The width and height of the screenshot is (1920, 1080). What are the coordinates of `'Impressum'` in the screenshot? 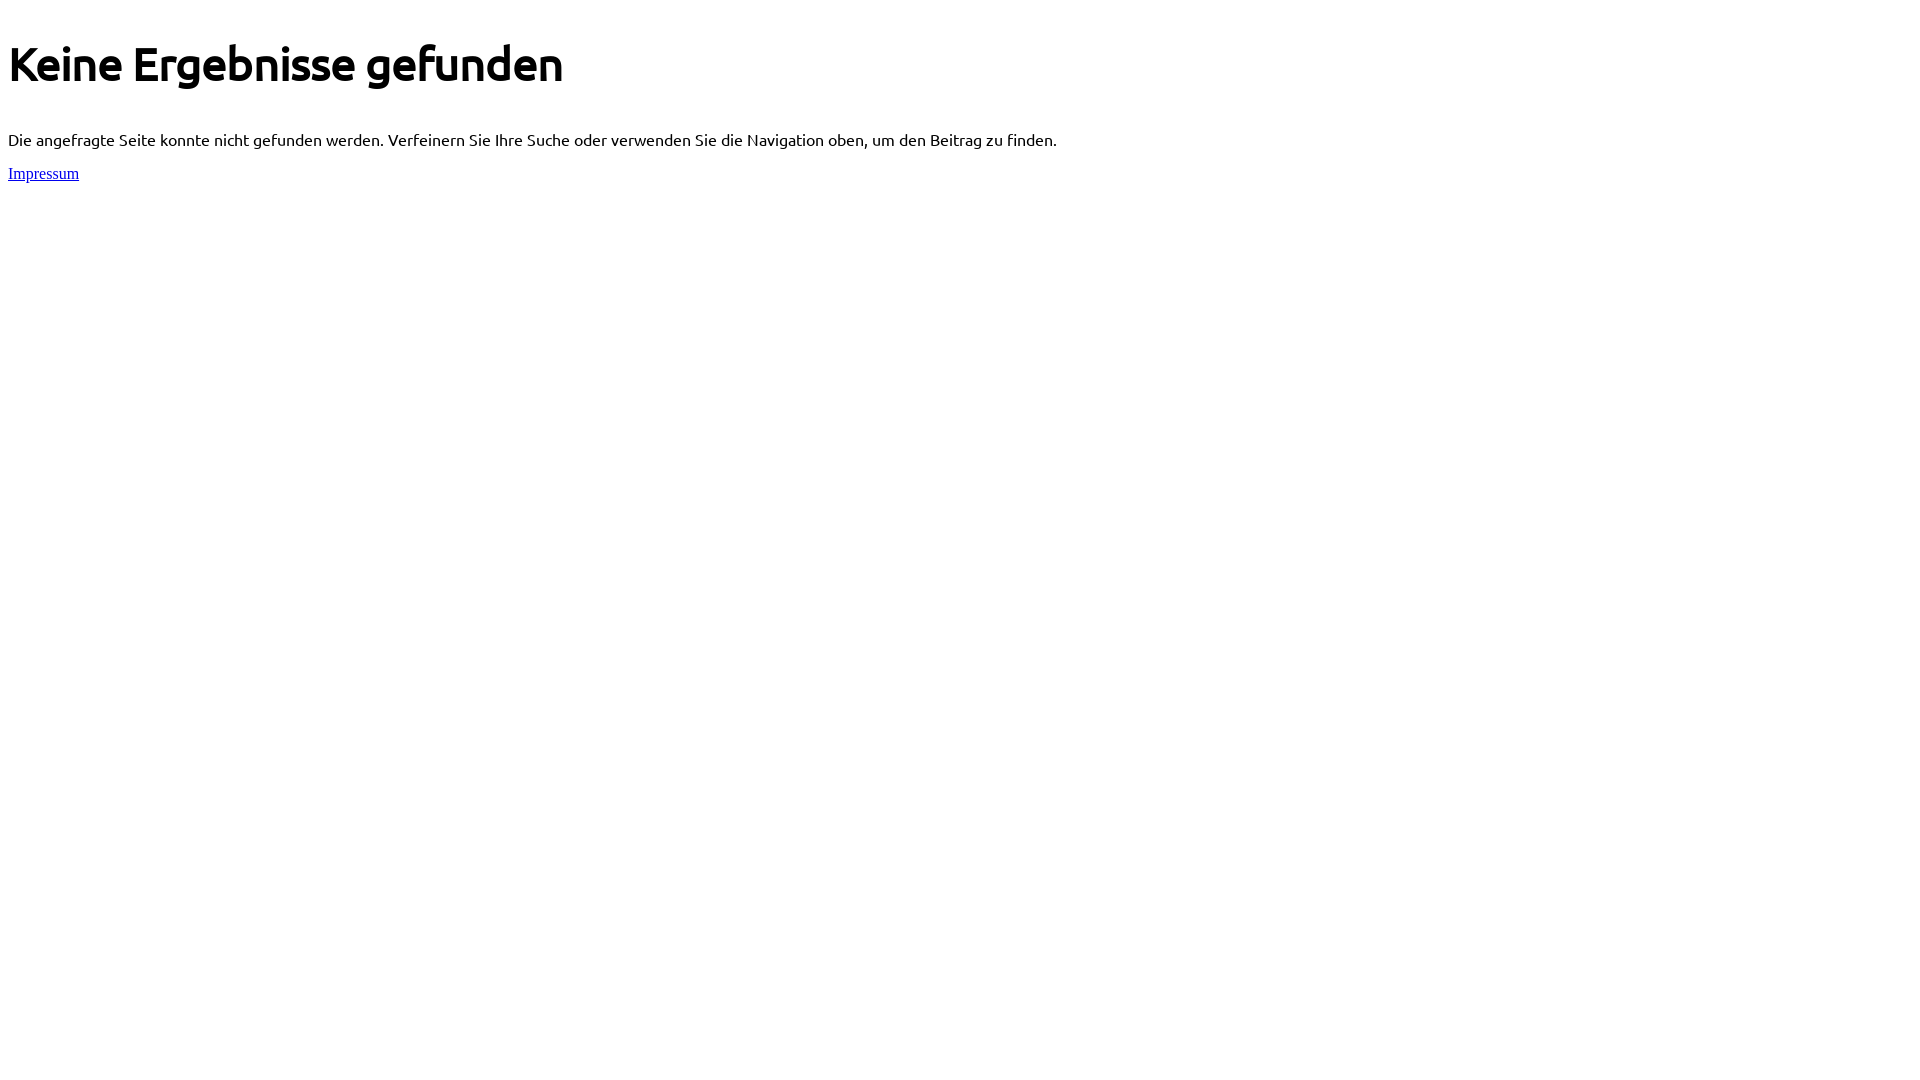 It's located at (8, 172).